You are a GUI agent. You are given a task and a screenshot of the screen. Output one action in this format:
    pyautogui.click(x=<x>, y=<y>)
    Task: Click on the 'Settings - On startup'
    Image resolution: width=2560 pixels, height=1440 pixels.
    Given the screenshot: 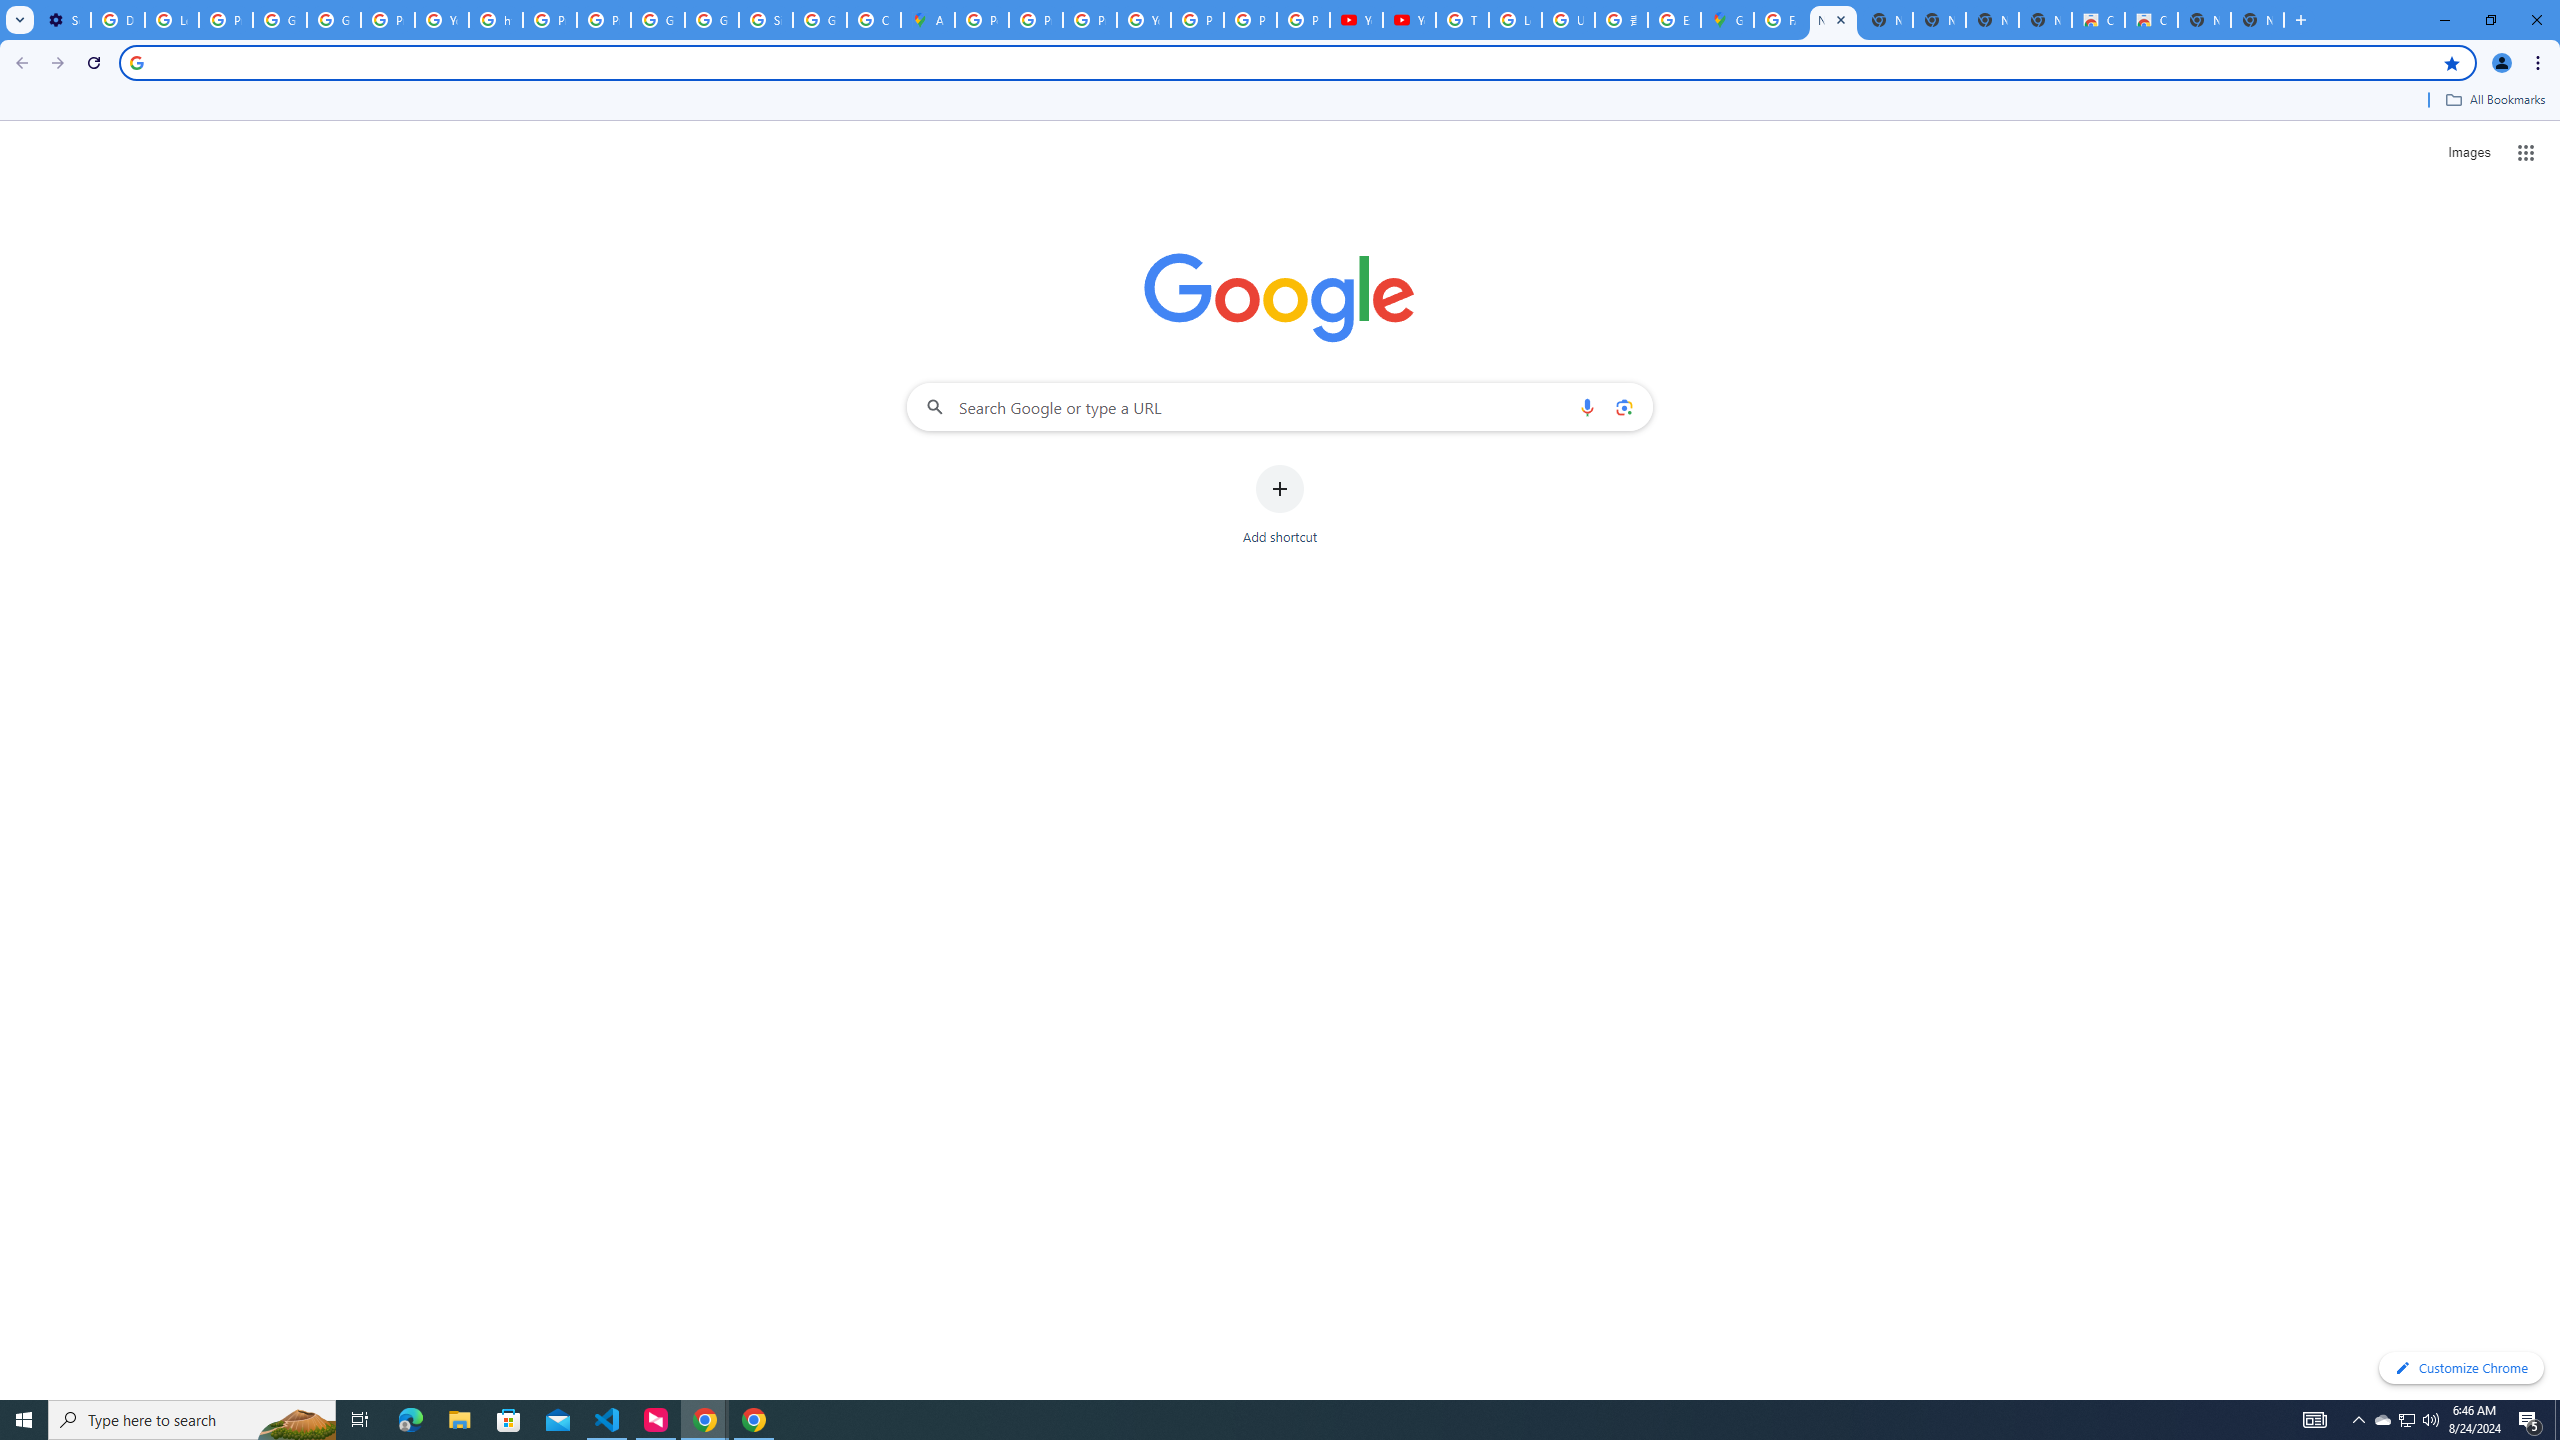 What is the action you would take?
    pyautogui.click(x=64, y=19)
    